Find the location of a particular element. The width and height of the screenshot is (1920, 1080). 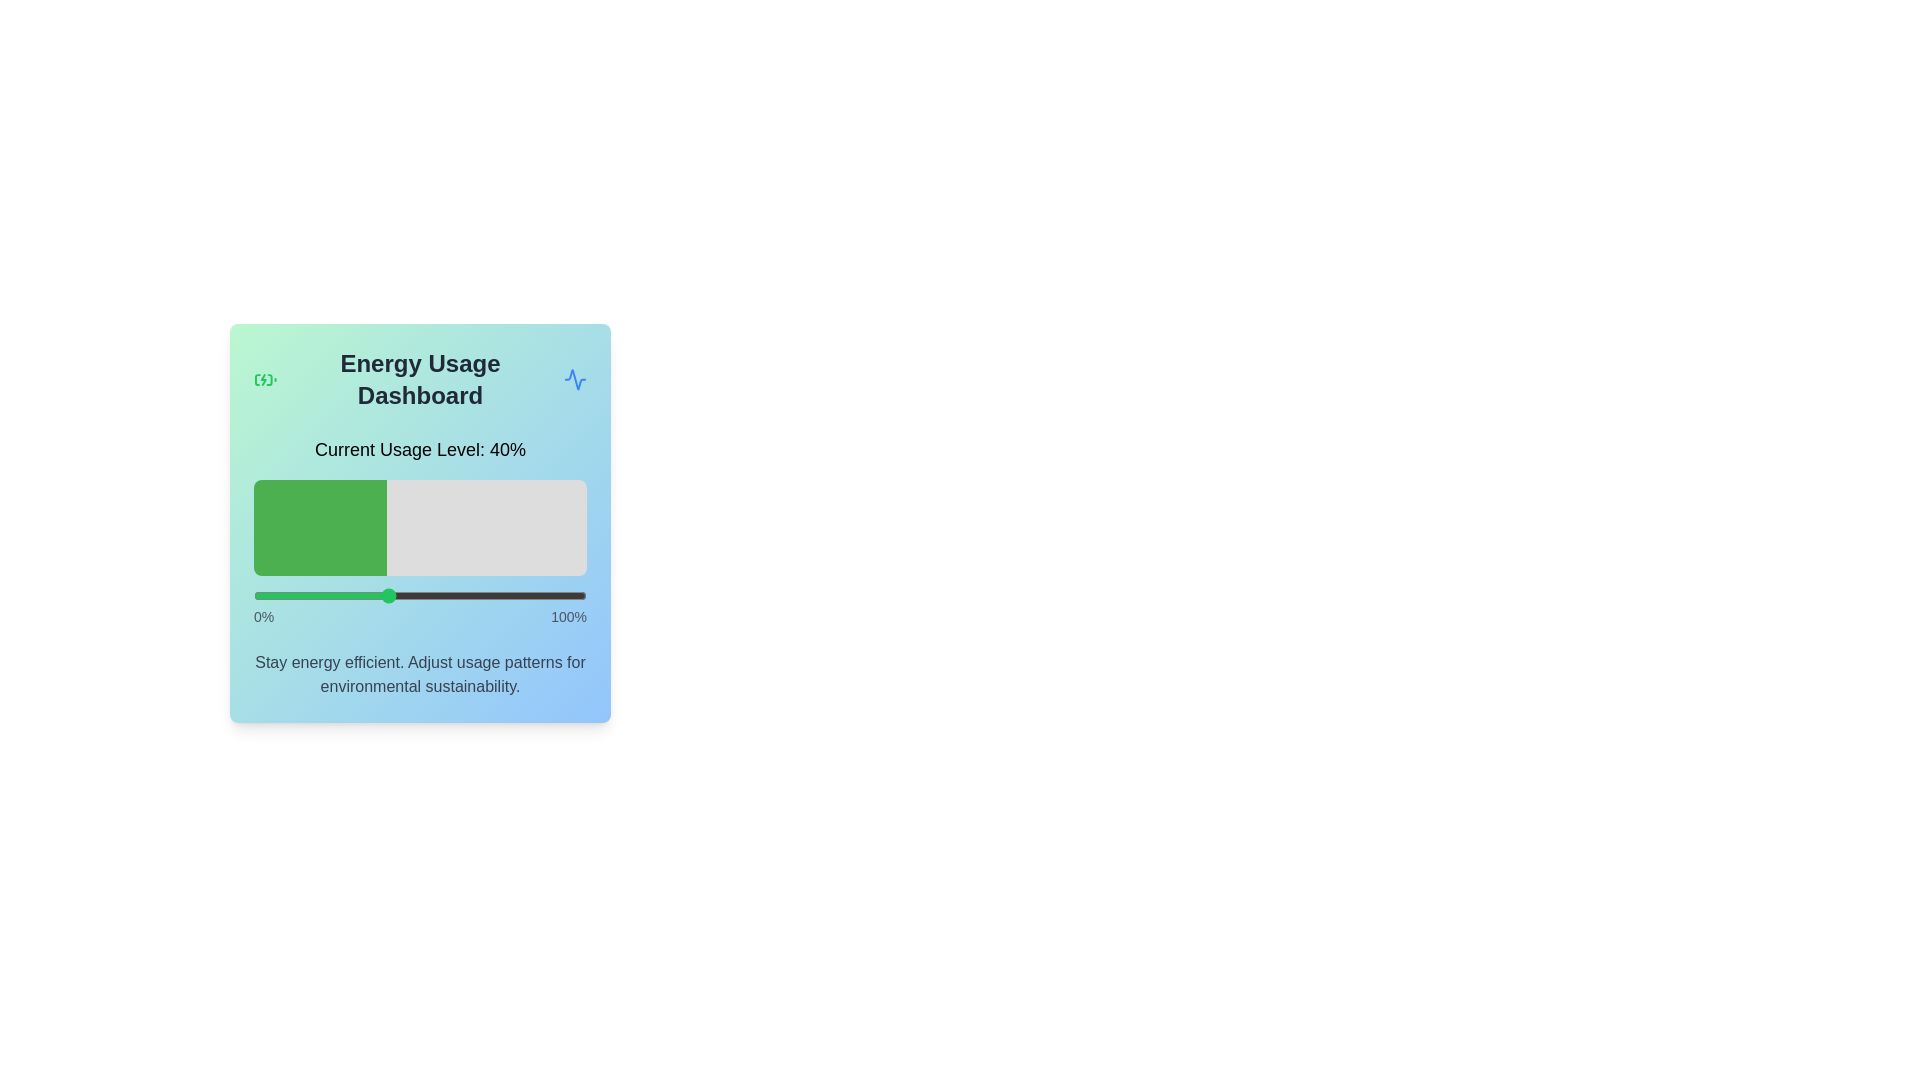

the energy usage level to 69% by dragging the slider is located at coordinates (483, 595).